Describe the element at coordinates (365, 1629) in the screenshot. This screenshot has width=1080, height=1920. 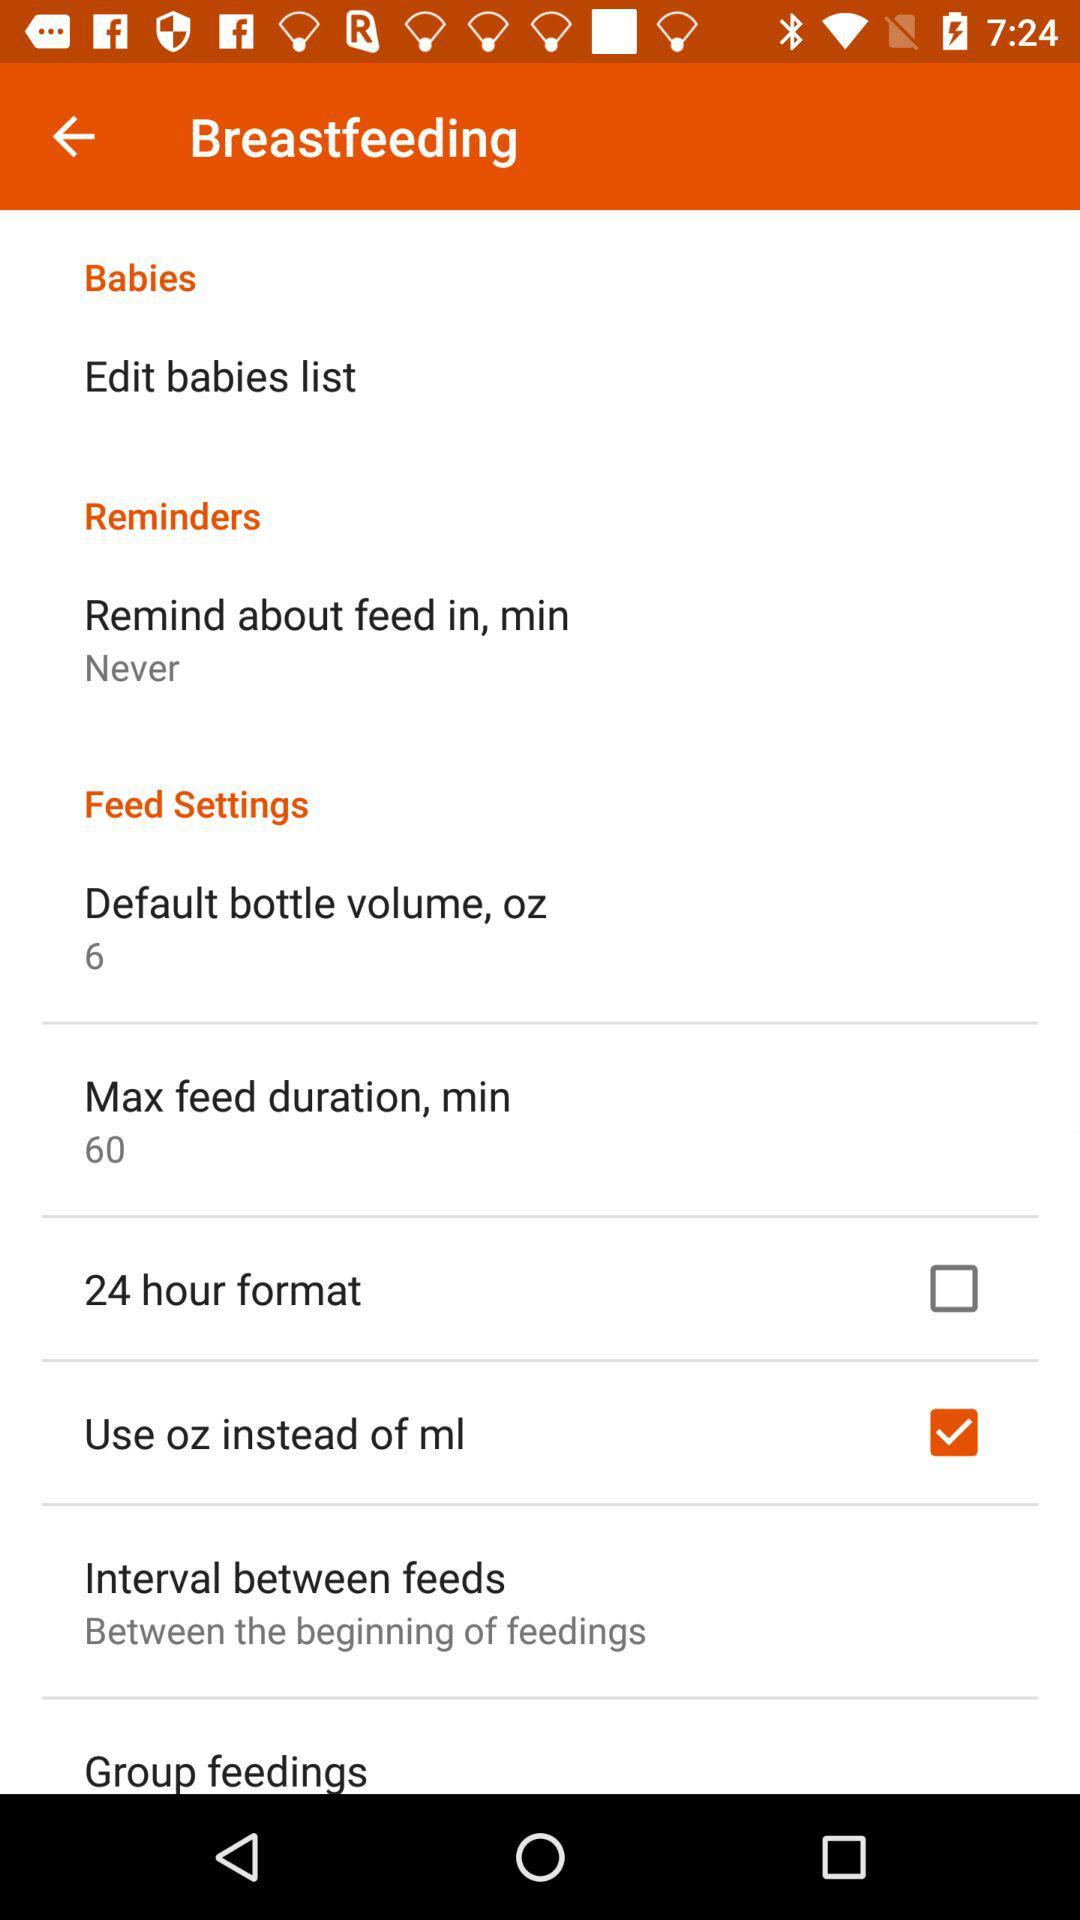
I see `icon above the group feedings icon` at that location.